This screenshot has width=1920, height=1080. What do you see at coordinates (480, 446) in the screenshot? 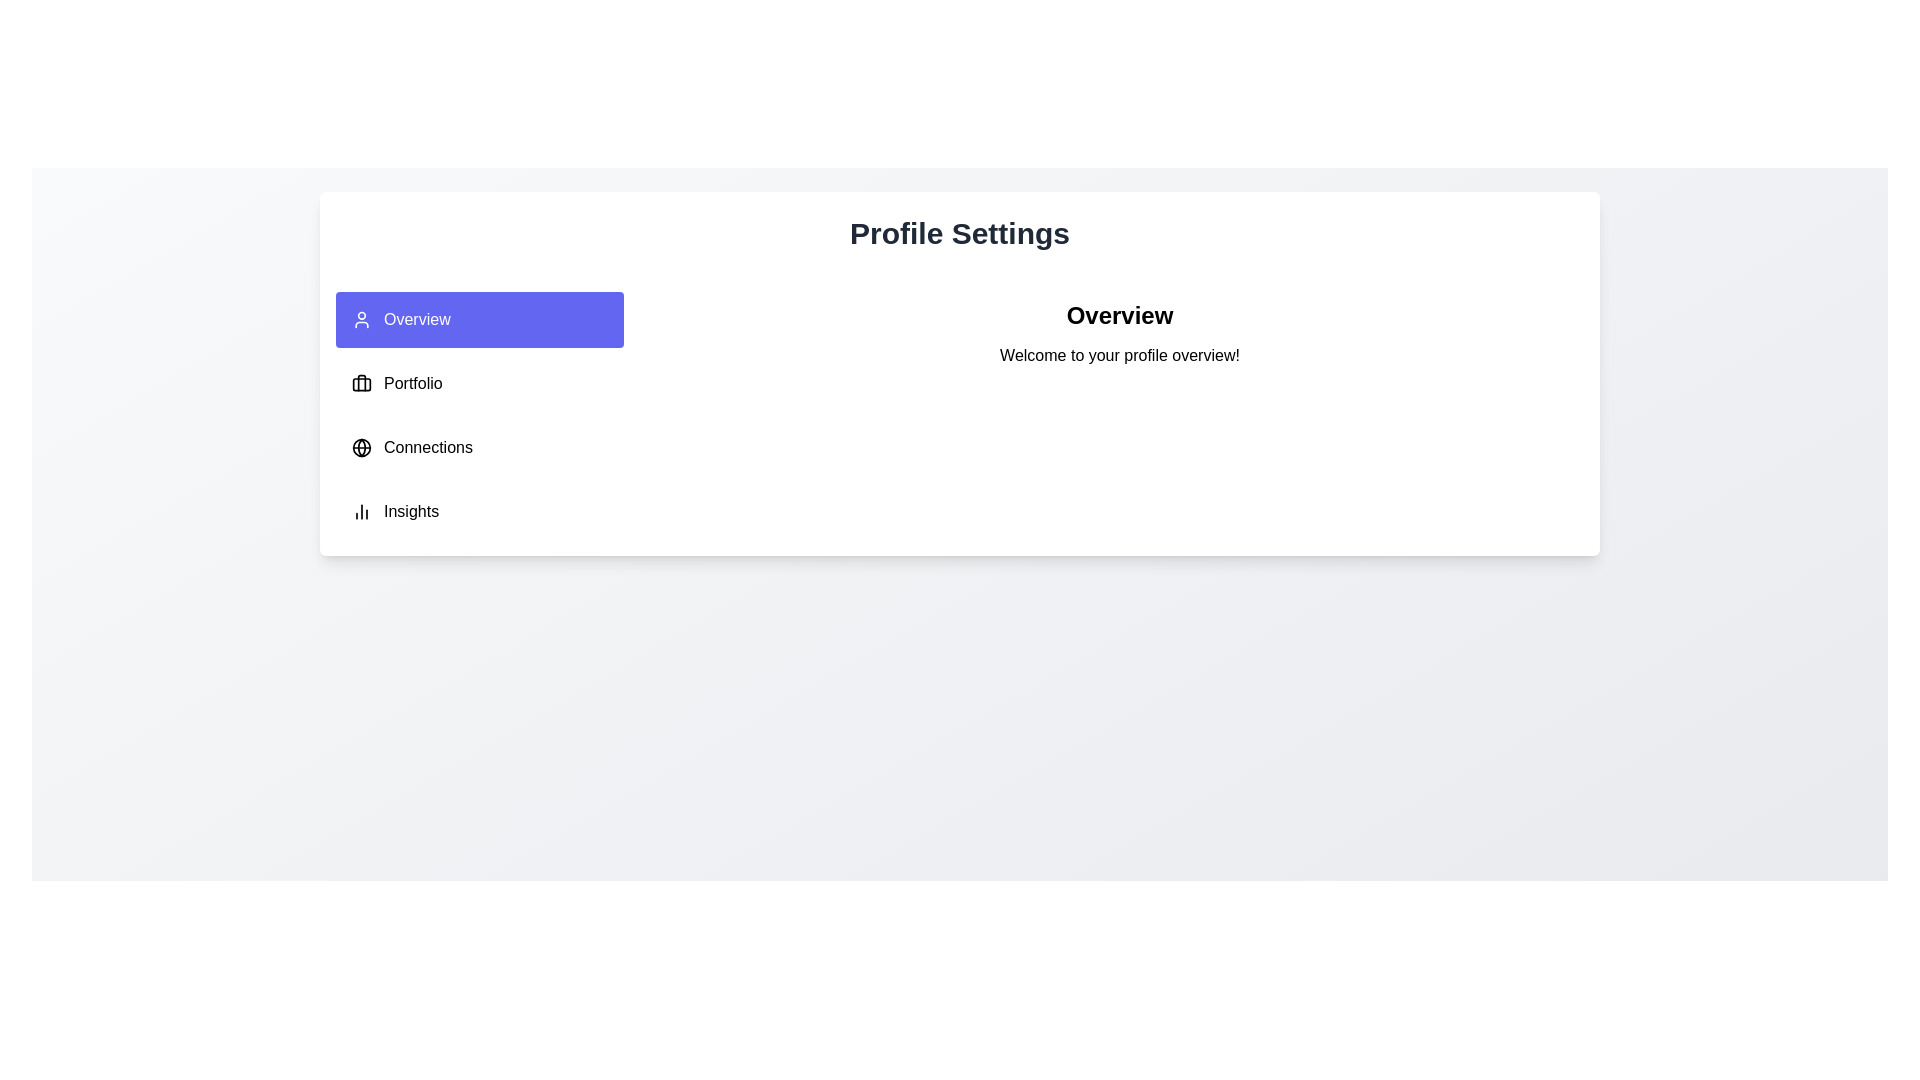
I see `the tab labeled Connections in the navigation menu` at bounding box center [480, 446].